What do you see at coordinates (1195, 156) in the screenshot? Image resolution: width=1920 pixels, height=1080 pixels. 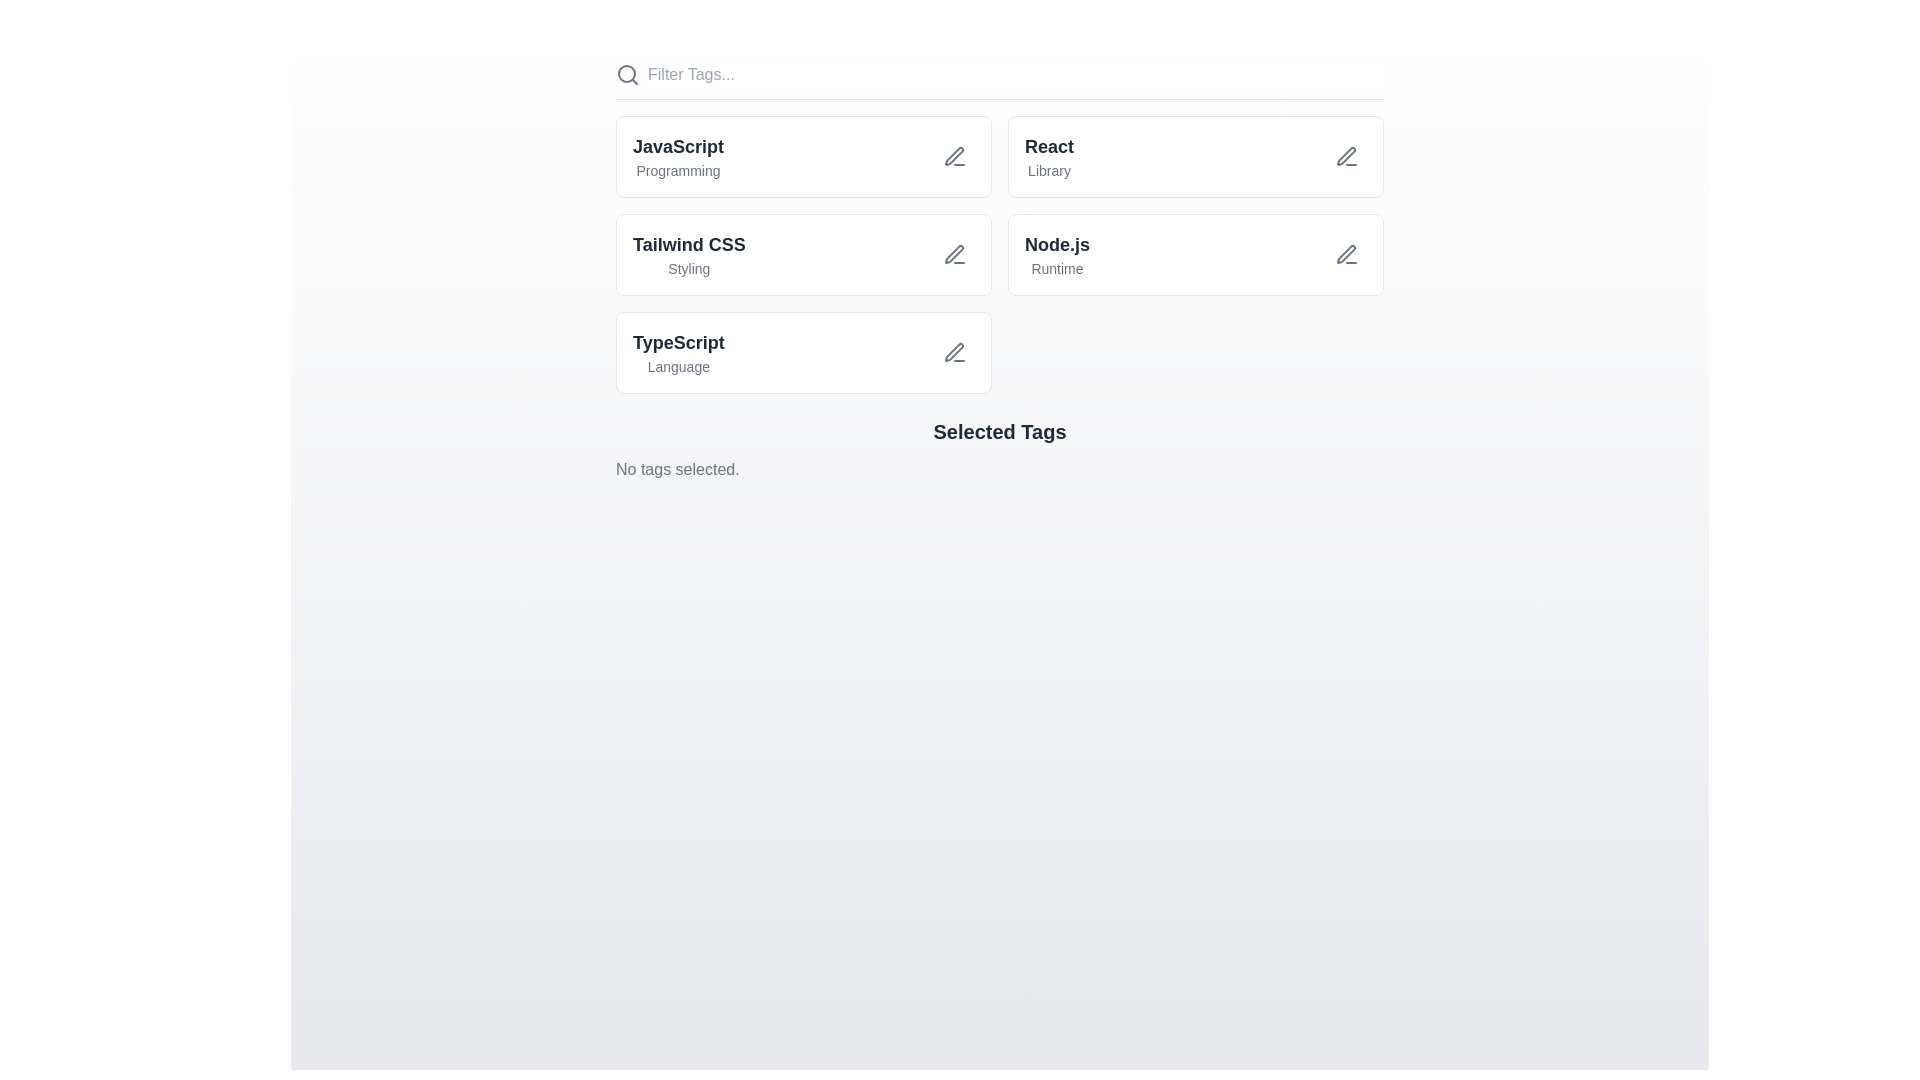 I see `to select the 'React / Library' category card, which is the second card in a two-column grid layout` at bounding box center [1195, 156].